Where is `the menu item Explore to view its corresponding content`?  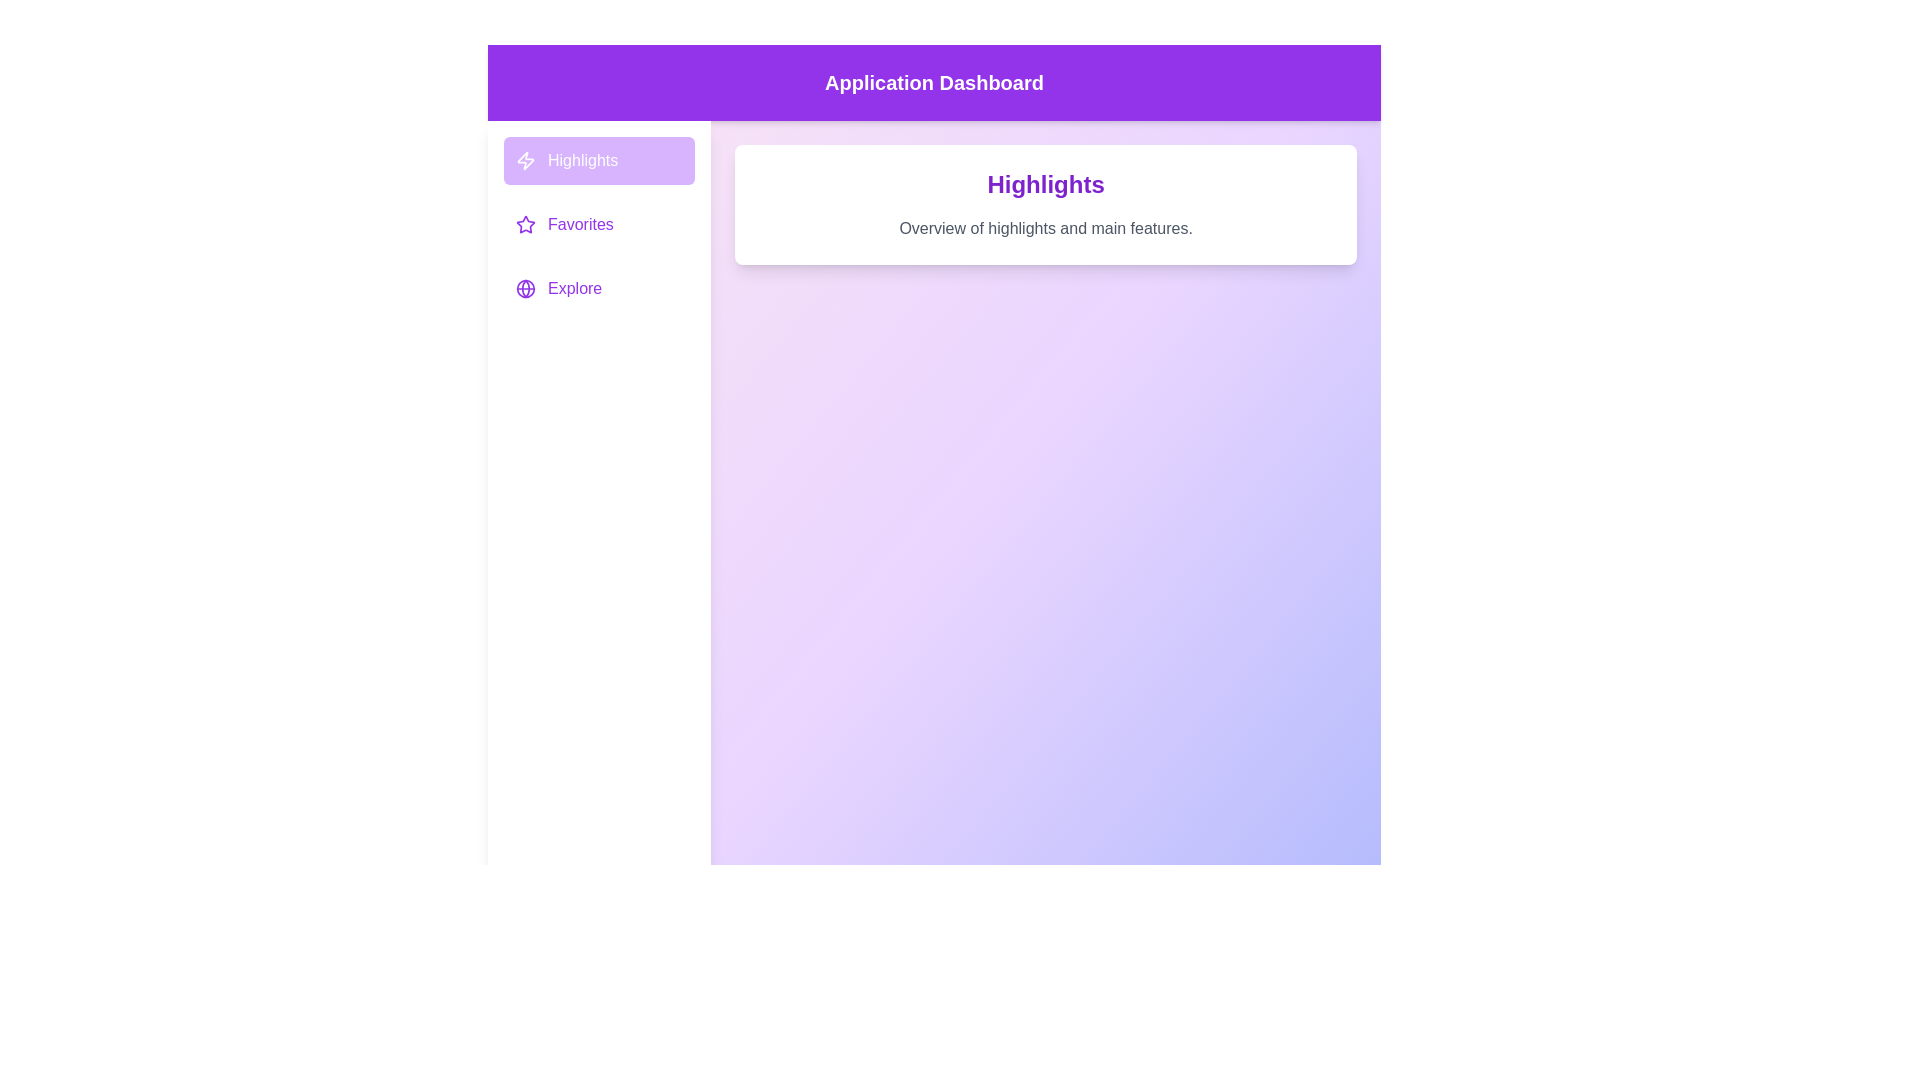
the menu item Explore to view its corresponding content is located at coordinates (598, 289).